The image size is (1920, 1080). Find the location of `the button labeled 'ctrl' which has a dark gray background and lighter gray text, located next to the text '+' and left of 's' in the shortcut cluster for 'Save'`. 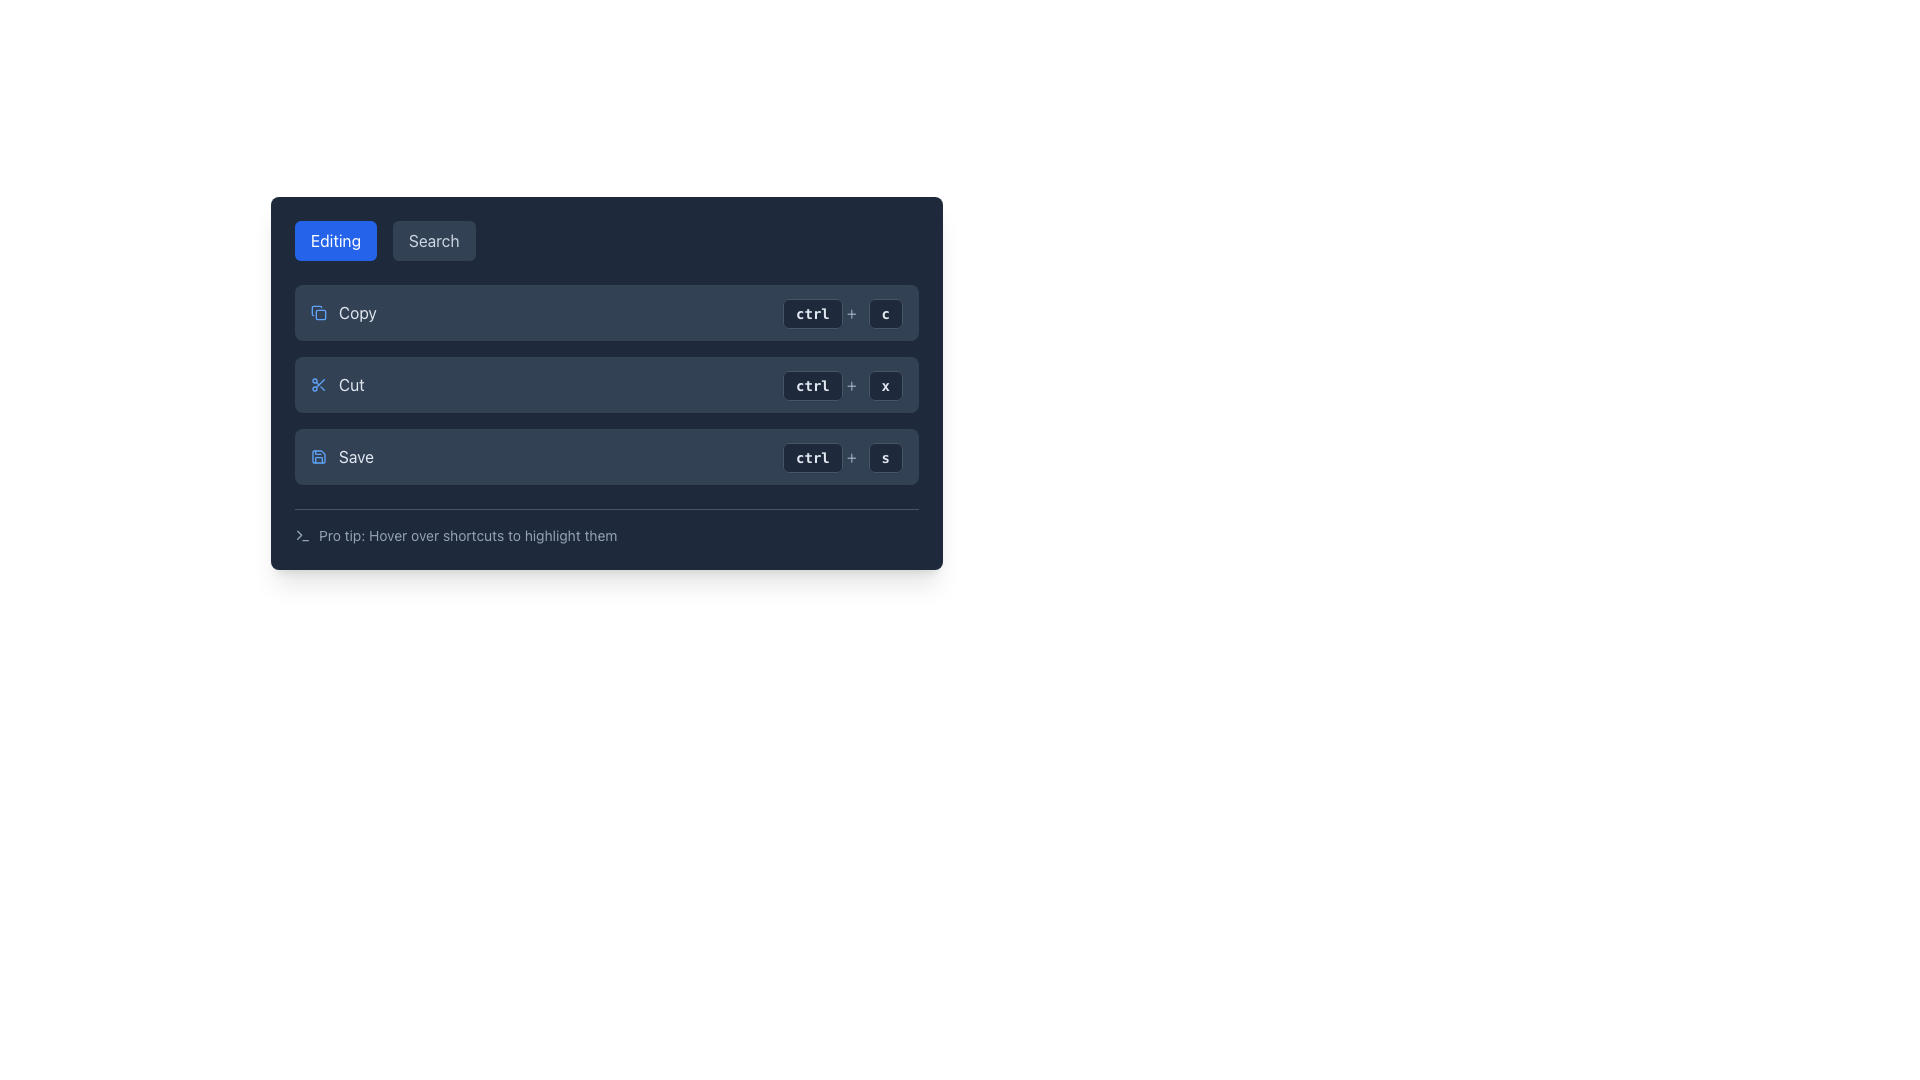

the button labeled 'ctrl' which has a dark gray background and lighter gray text, located next to the text '+' and left of 's' in the shortcut cluster for 'Save' is located at coordinates (812, 458).